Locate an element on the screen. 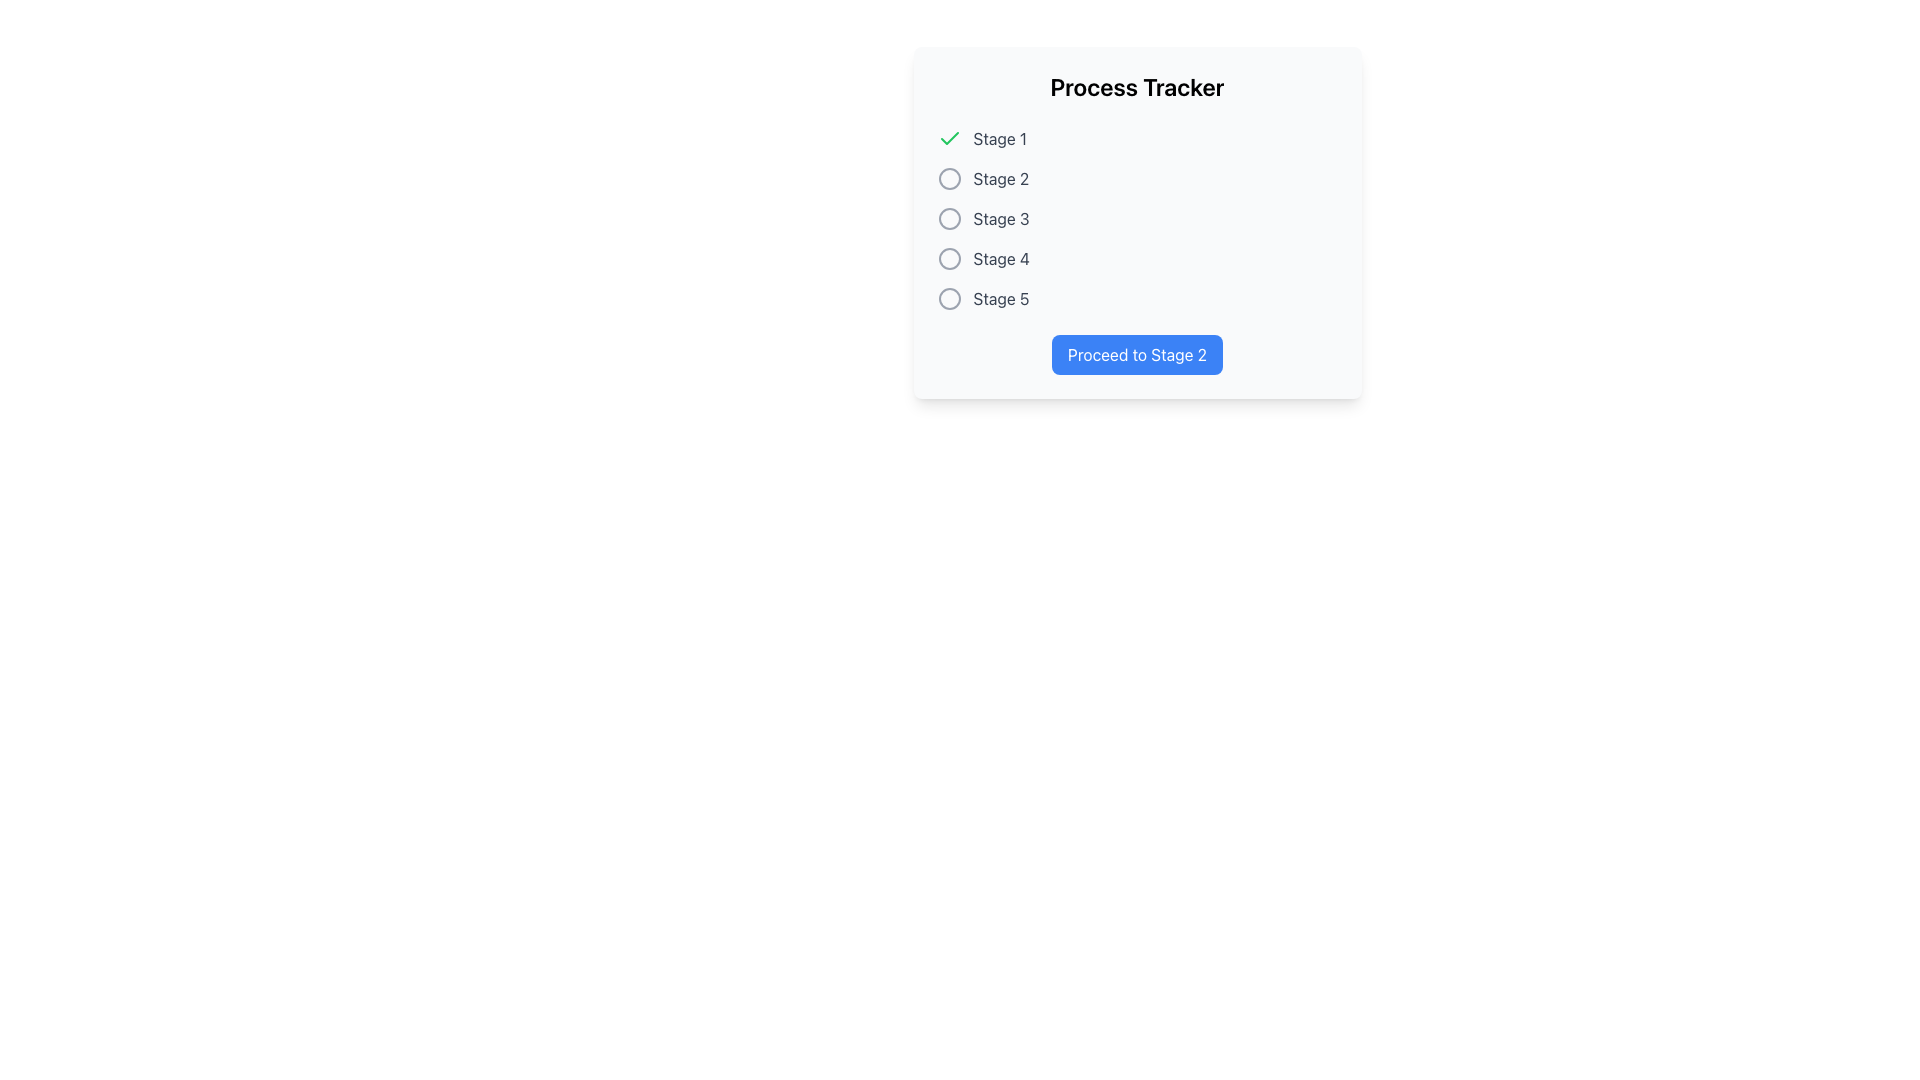 This screenshot has width=1920, height=1080. the green checkmark icon that signifies a completed status, located to the left of the text 'Stage 1' in the process tracker component is located at coordinates (948, 137).